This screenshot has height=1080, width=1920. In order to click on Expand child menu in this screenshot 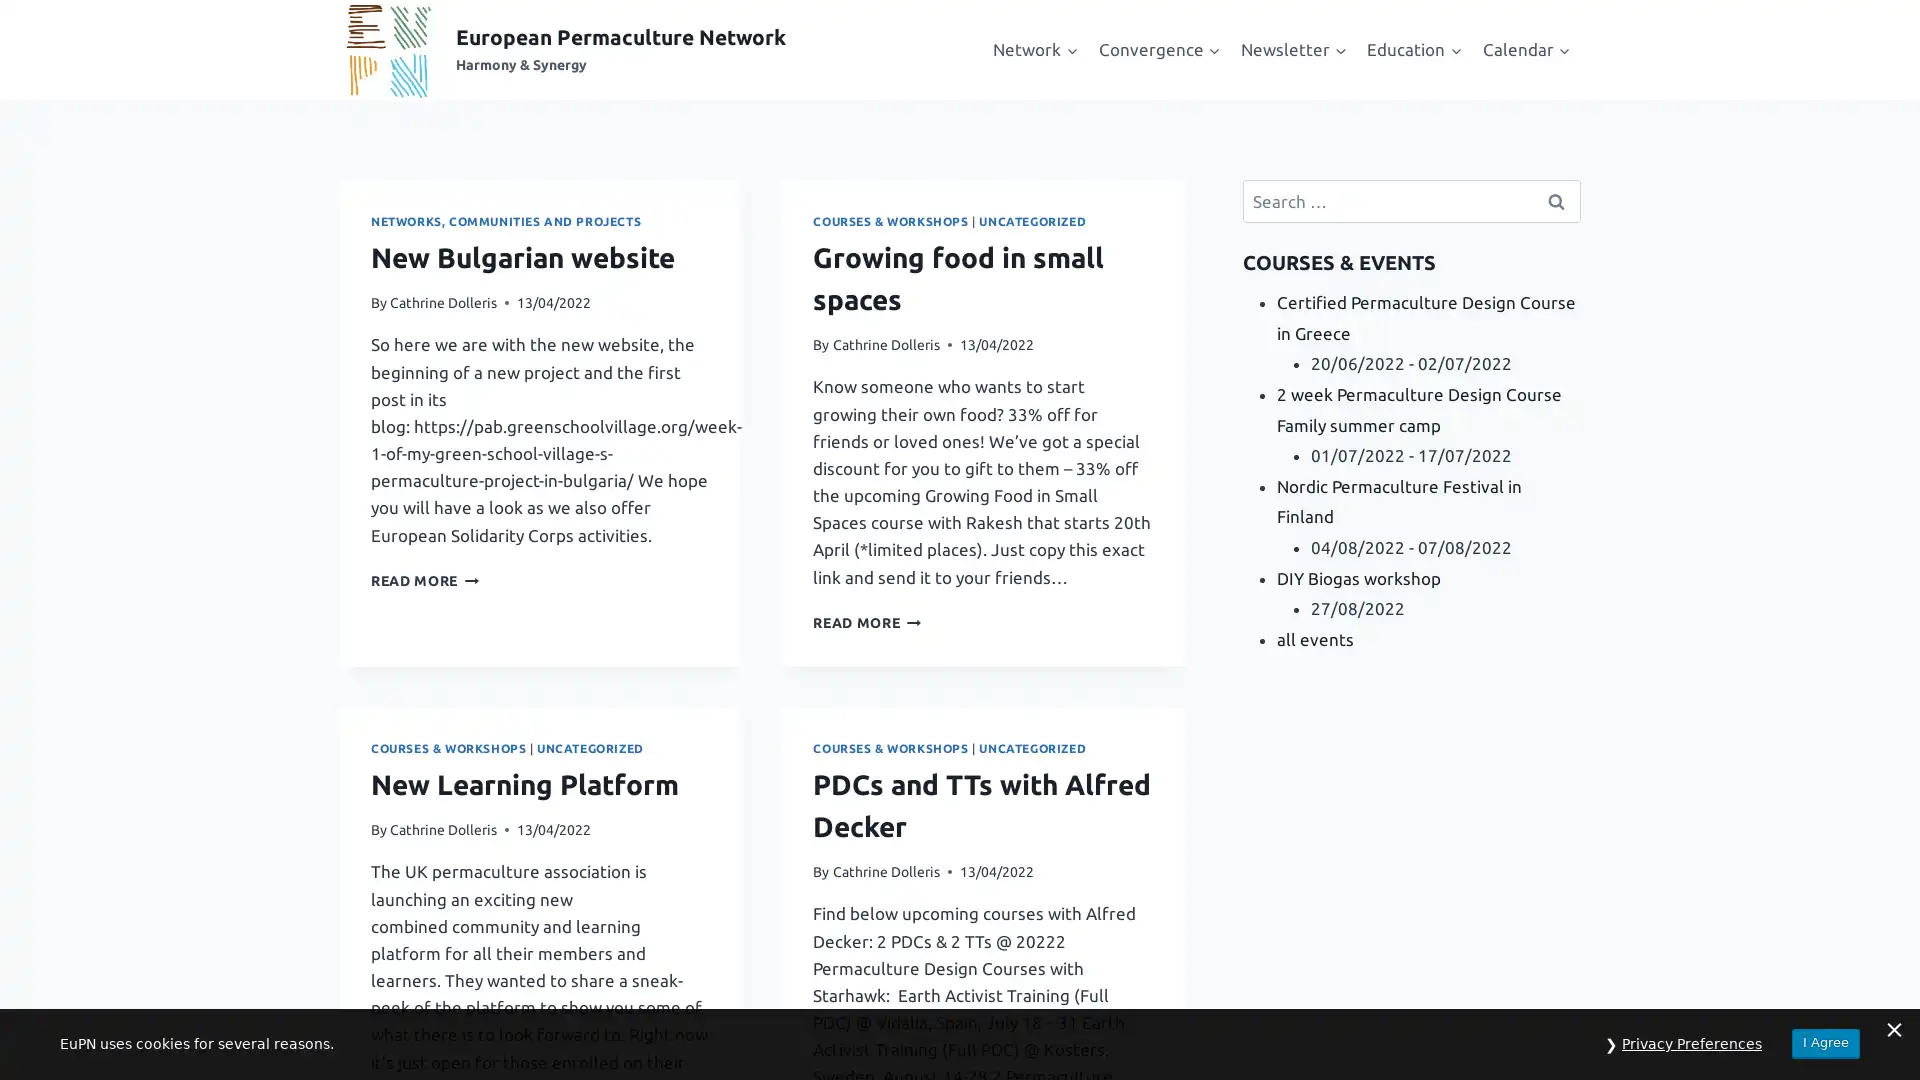, I will do `click(1158, 48)`.